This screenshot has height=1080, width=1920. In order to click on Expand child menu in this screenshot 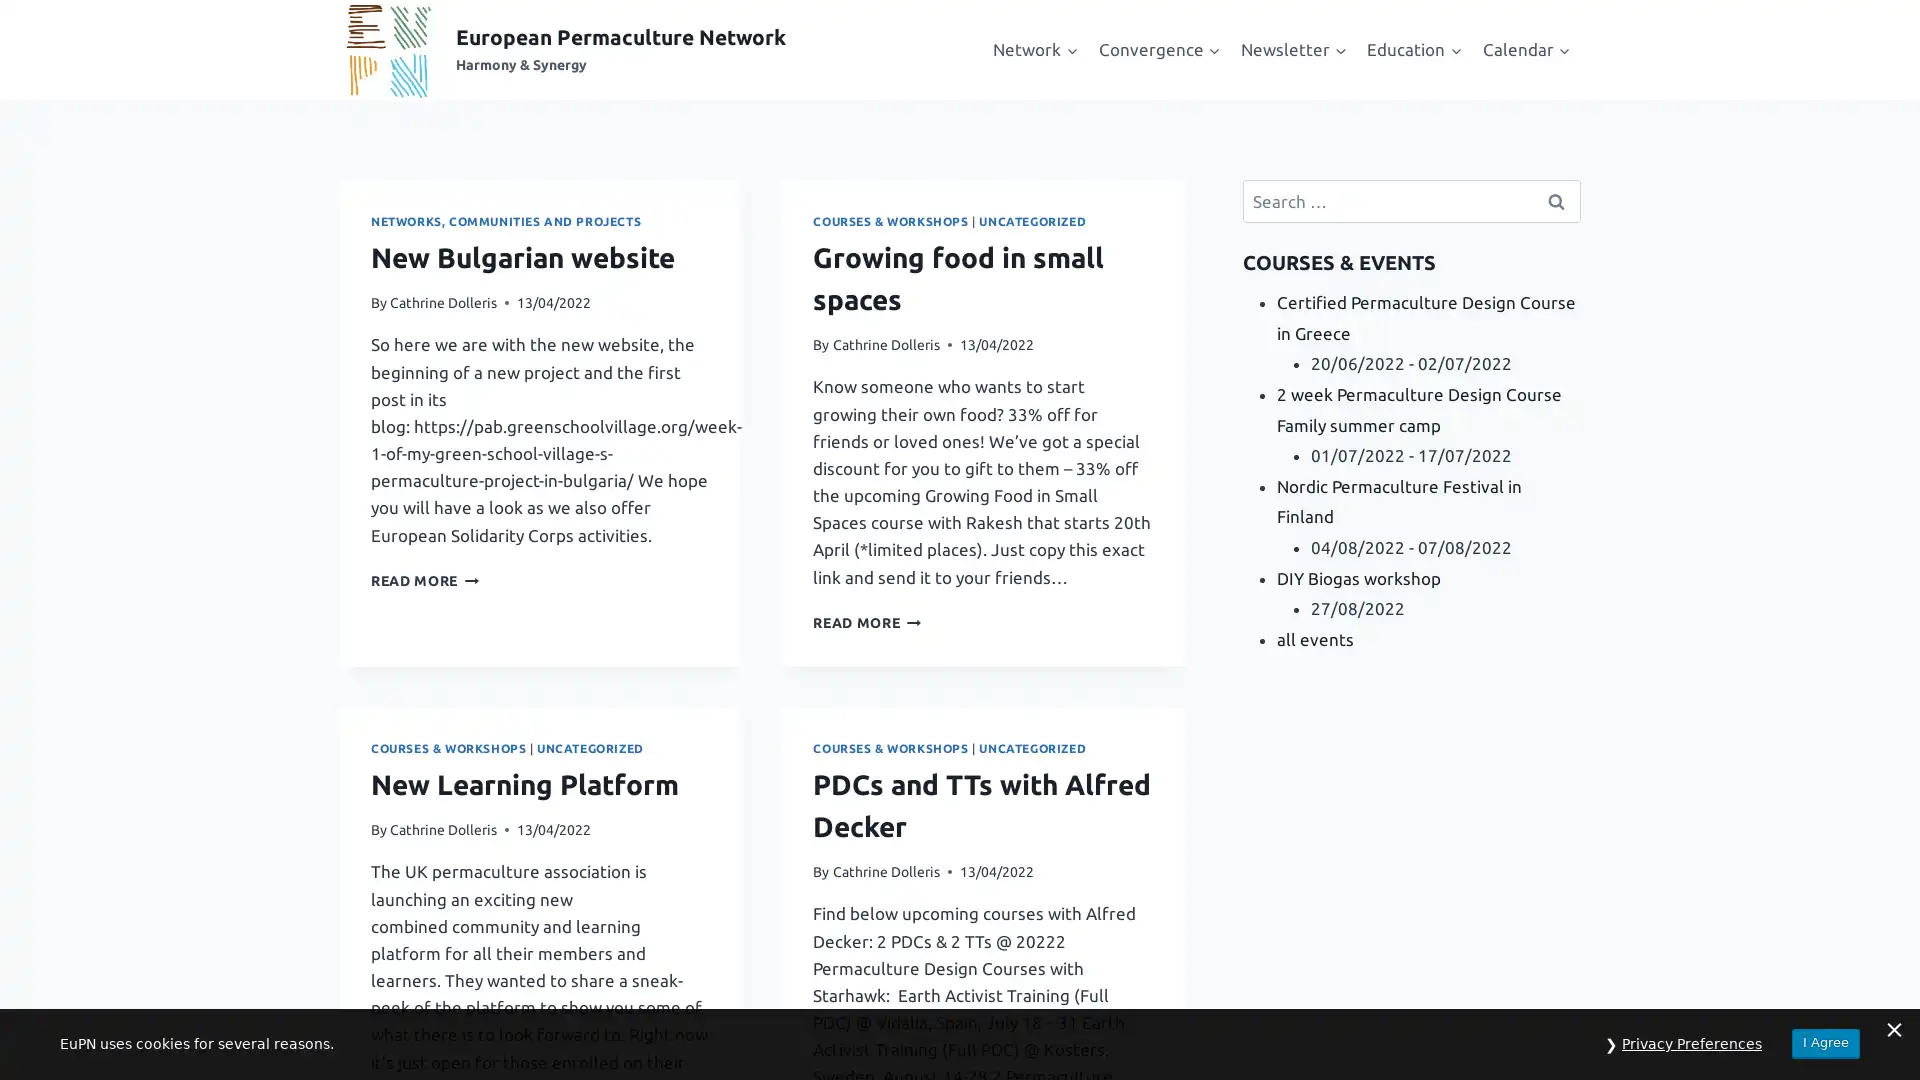, I will do `click(1158, 48)`.